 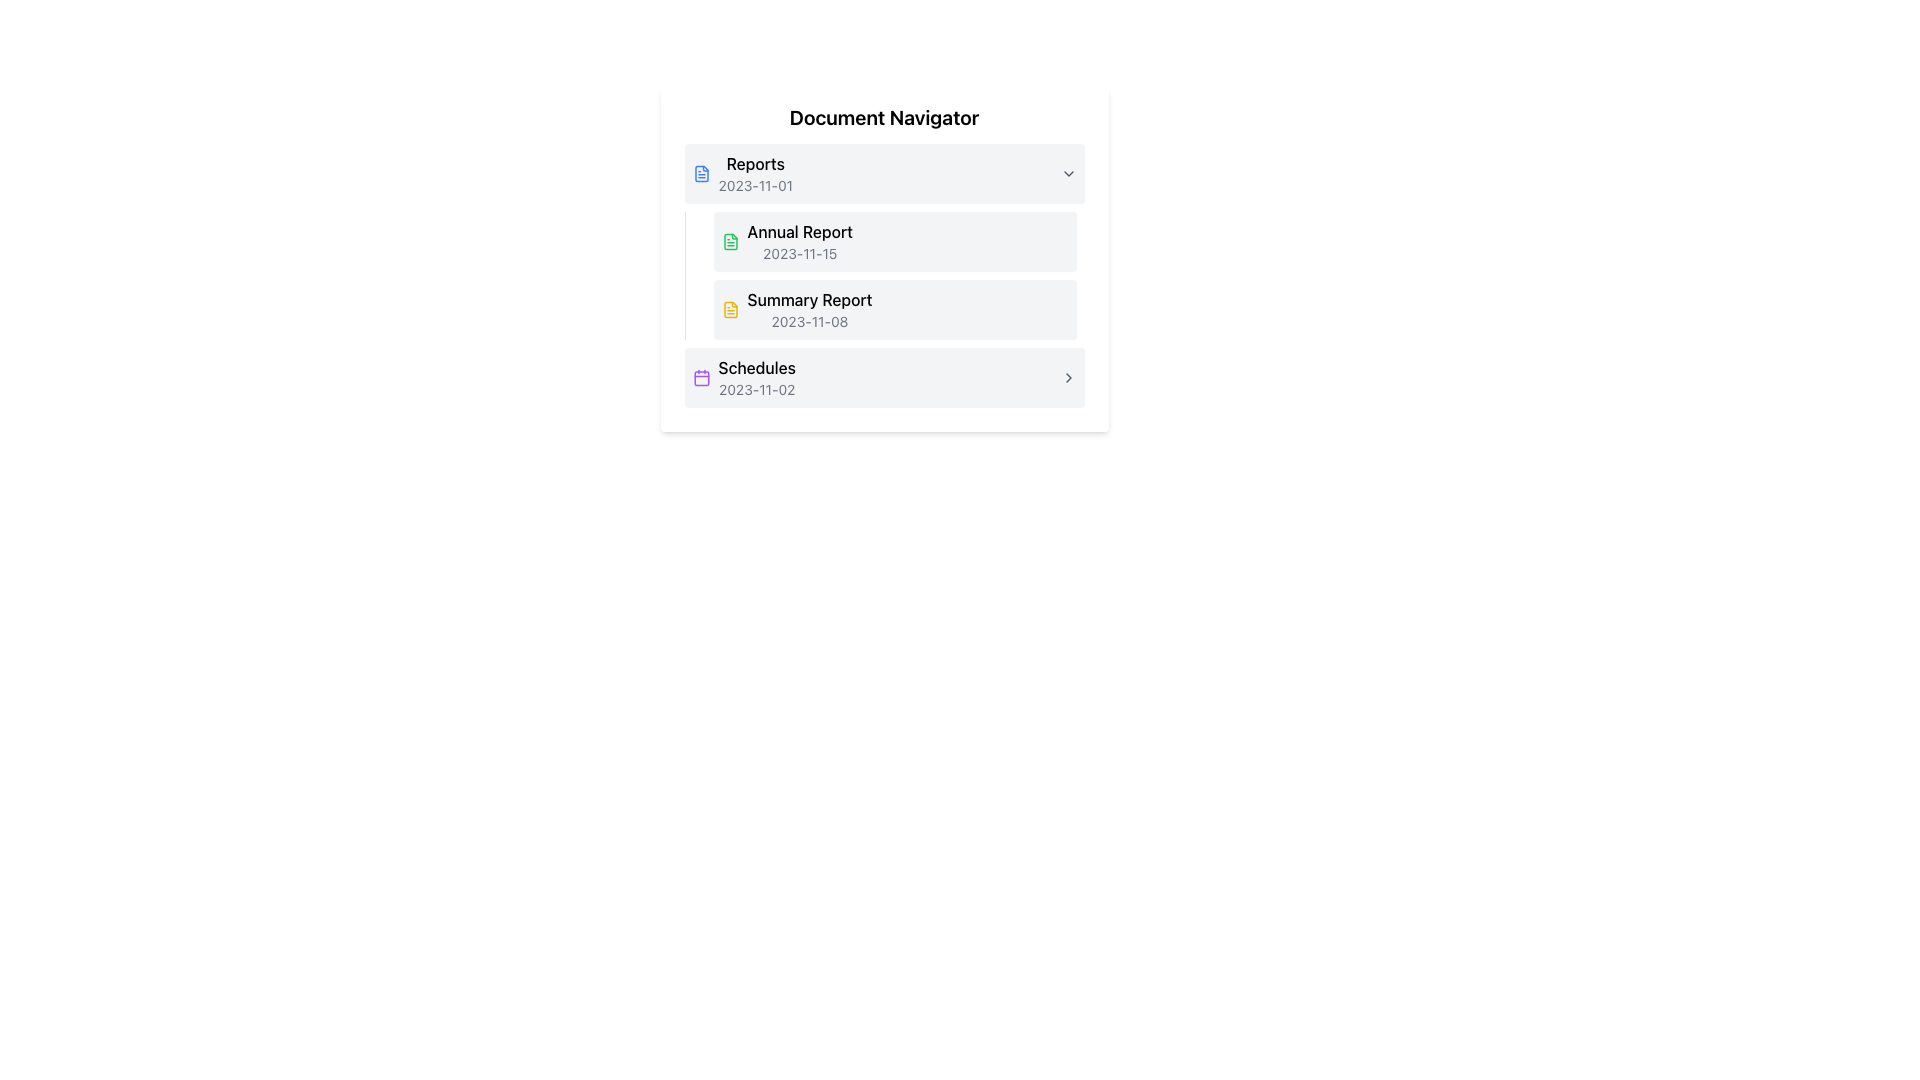 What do you see at coordinates (800, 253) in the screenshot?
I see `date displayed in the Text Label located slightly beneath the 'Annual Report' label, which serves as metadata for the report title` at bounding box center [800, 253].